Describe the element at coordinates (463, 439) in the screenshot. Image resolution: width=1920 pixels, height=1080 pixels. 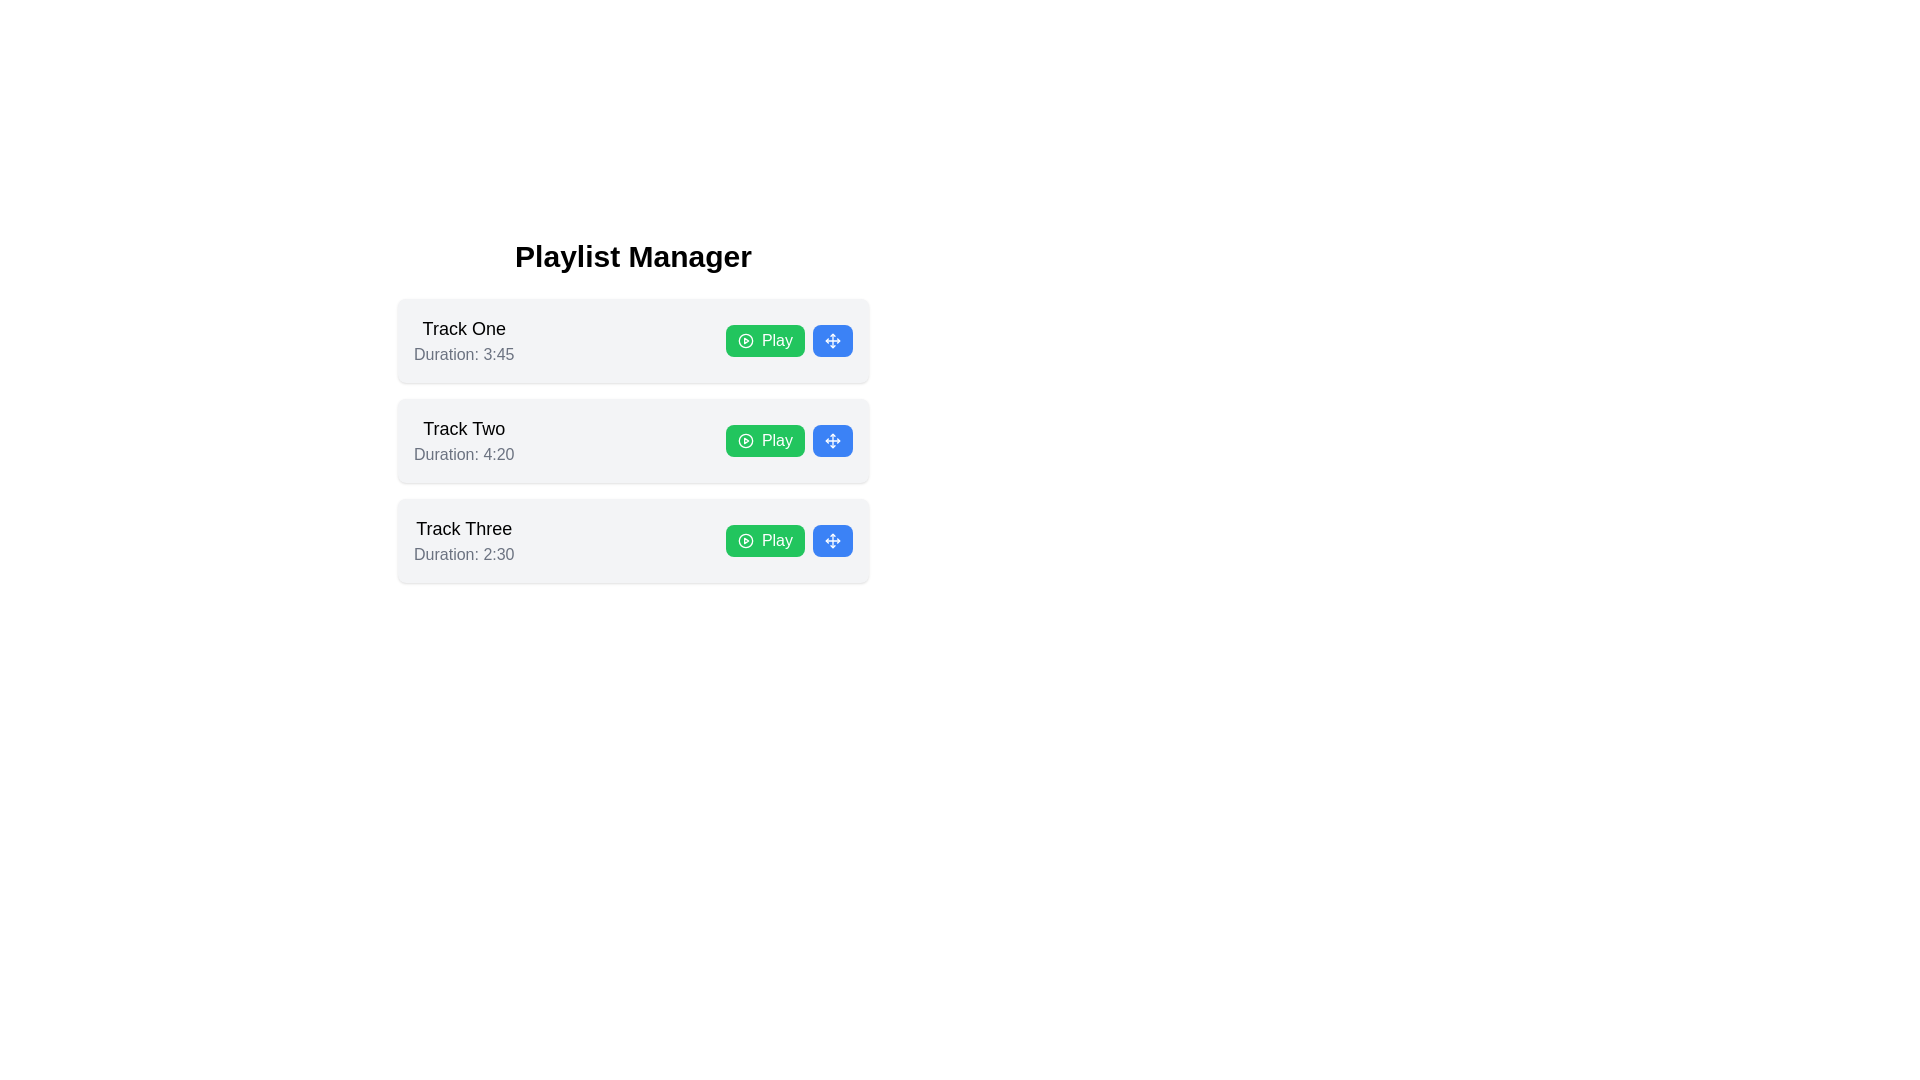
I see `the static text display component that shows the title and duration of the second track in the playlist, located under the 'Playlist Manager' heading` at that location.